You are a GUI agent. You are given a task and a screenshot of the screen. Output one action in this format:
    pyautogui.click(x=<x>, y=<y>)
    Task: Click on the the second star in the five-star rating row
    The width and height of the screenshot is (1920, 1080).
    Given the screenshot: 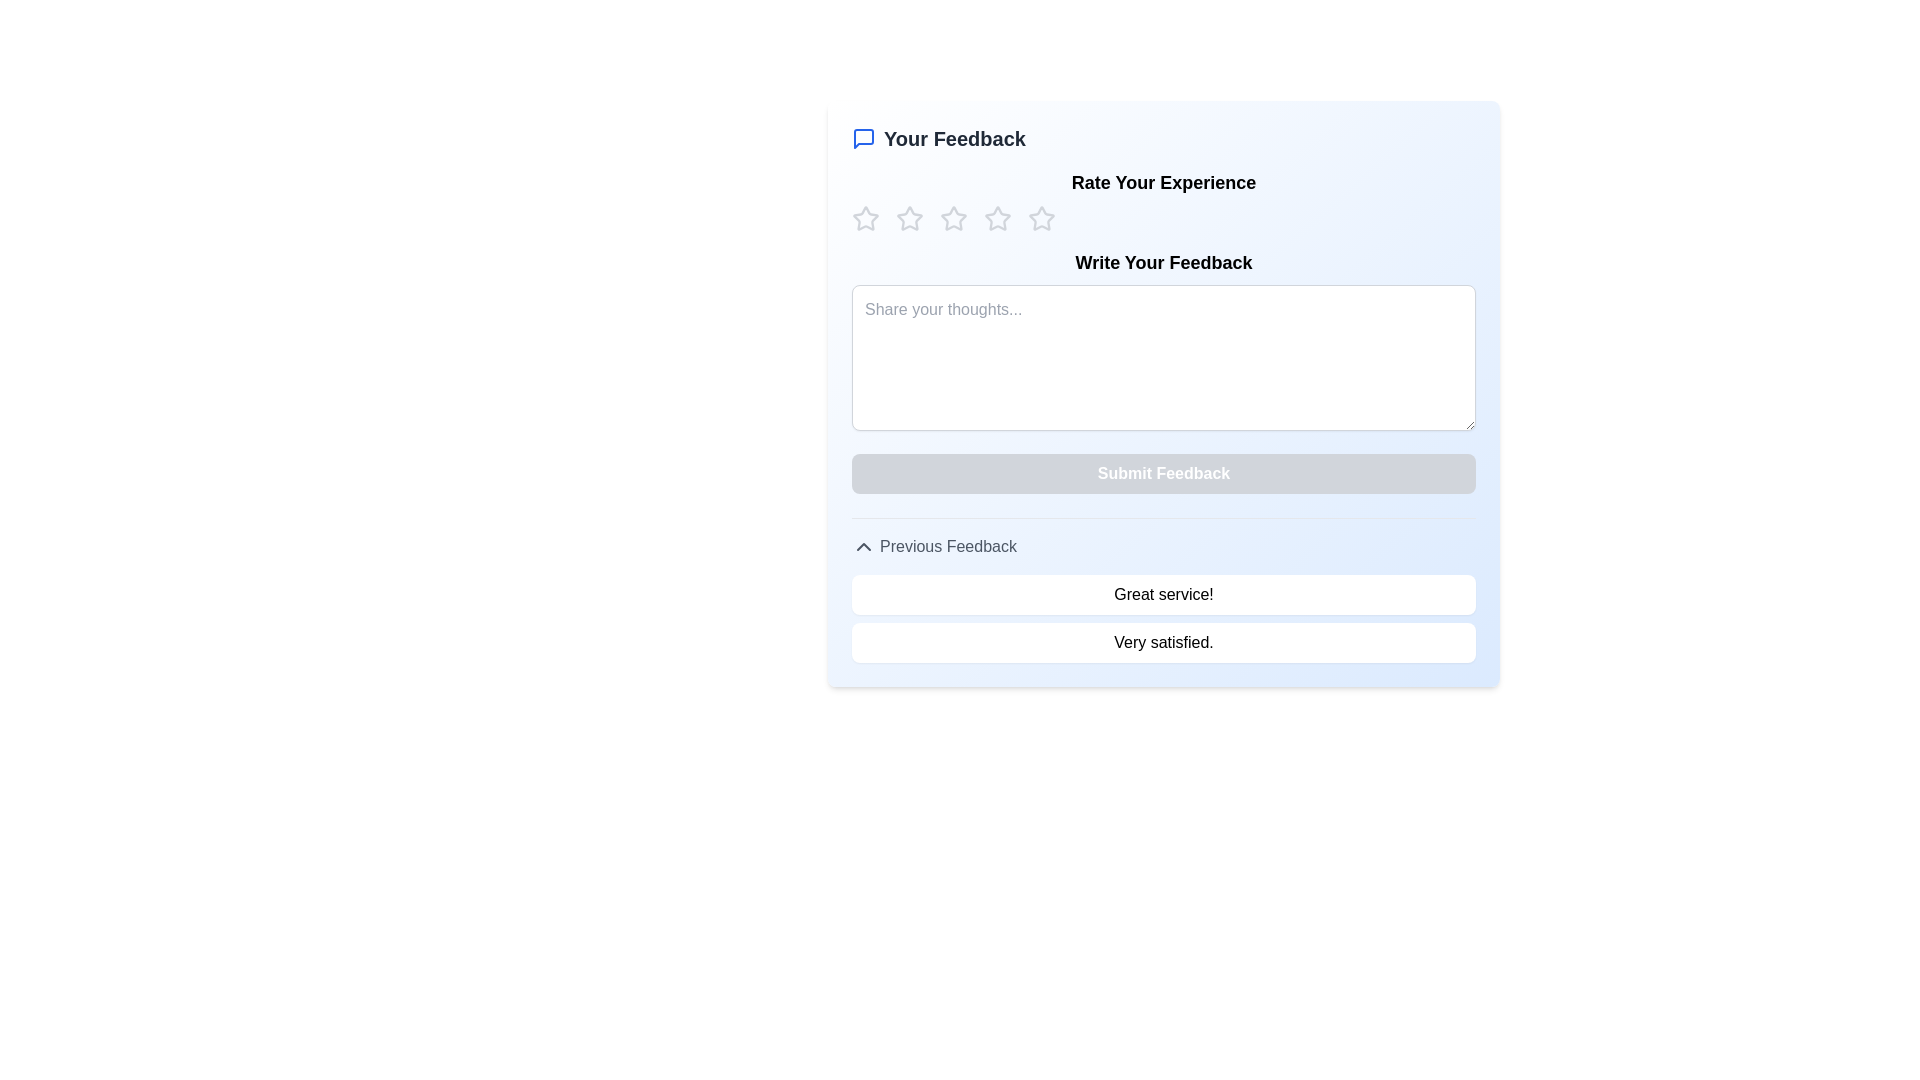 What is the action you would take?
    pyautogui.click(x=953, y=218)
    